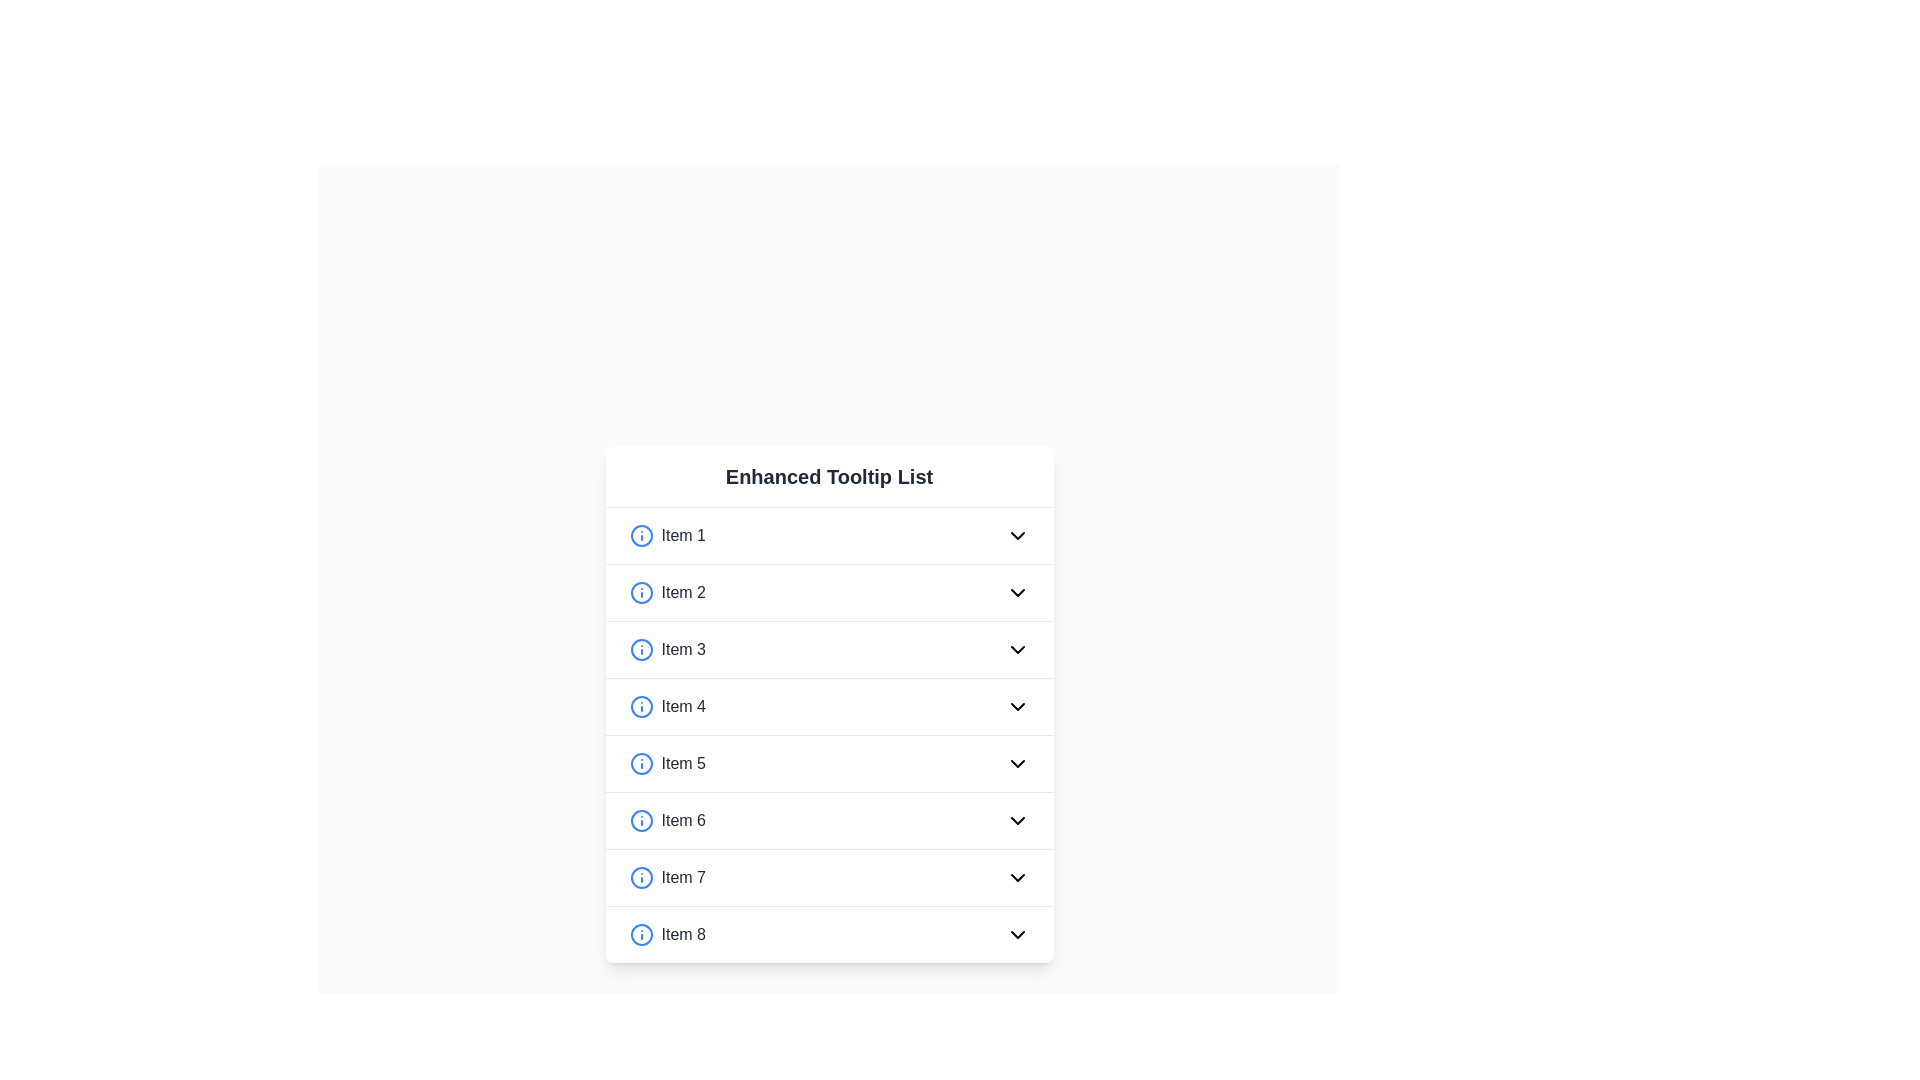 The image size is (1920, 1080). I want to click on the chevron icon at the far right of the 'Item 1' list entry, so click(1017, 535).